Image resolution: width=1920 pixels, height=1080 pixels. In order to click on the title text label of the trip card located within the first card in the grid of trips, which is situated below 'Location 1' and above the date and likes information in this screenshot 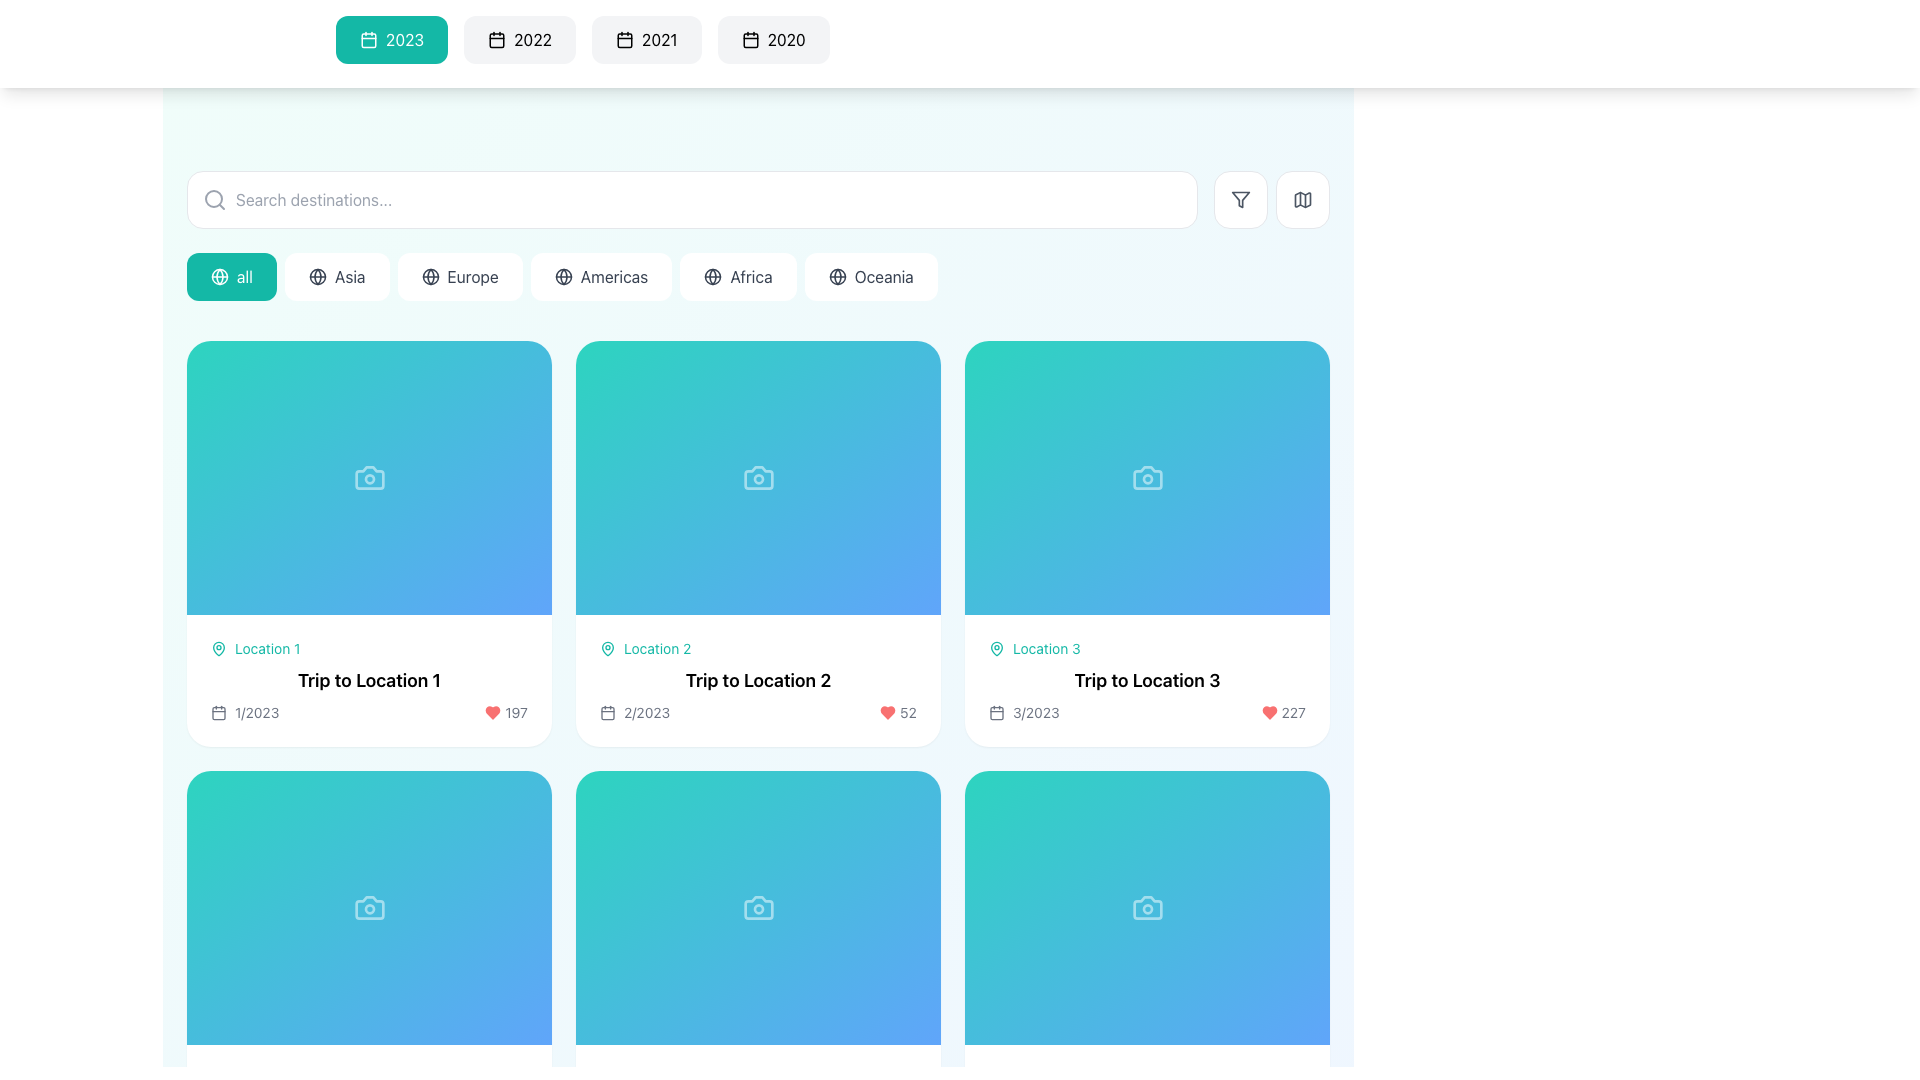, I will do `click(369, 679)`.